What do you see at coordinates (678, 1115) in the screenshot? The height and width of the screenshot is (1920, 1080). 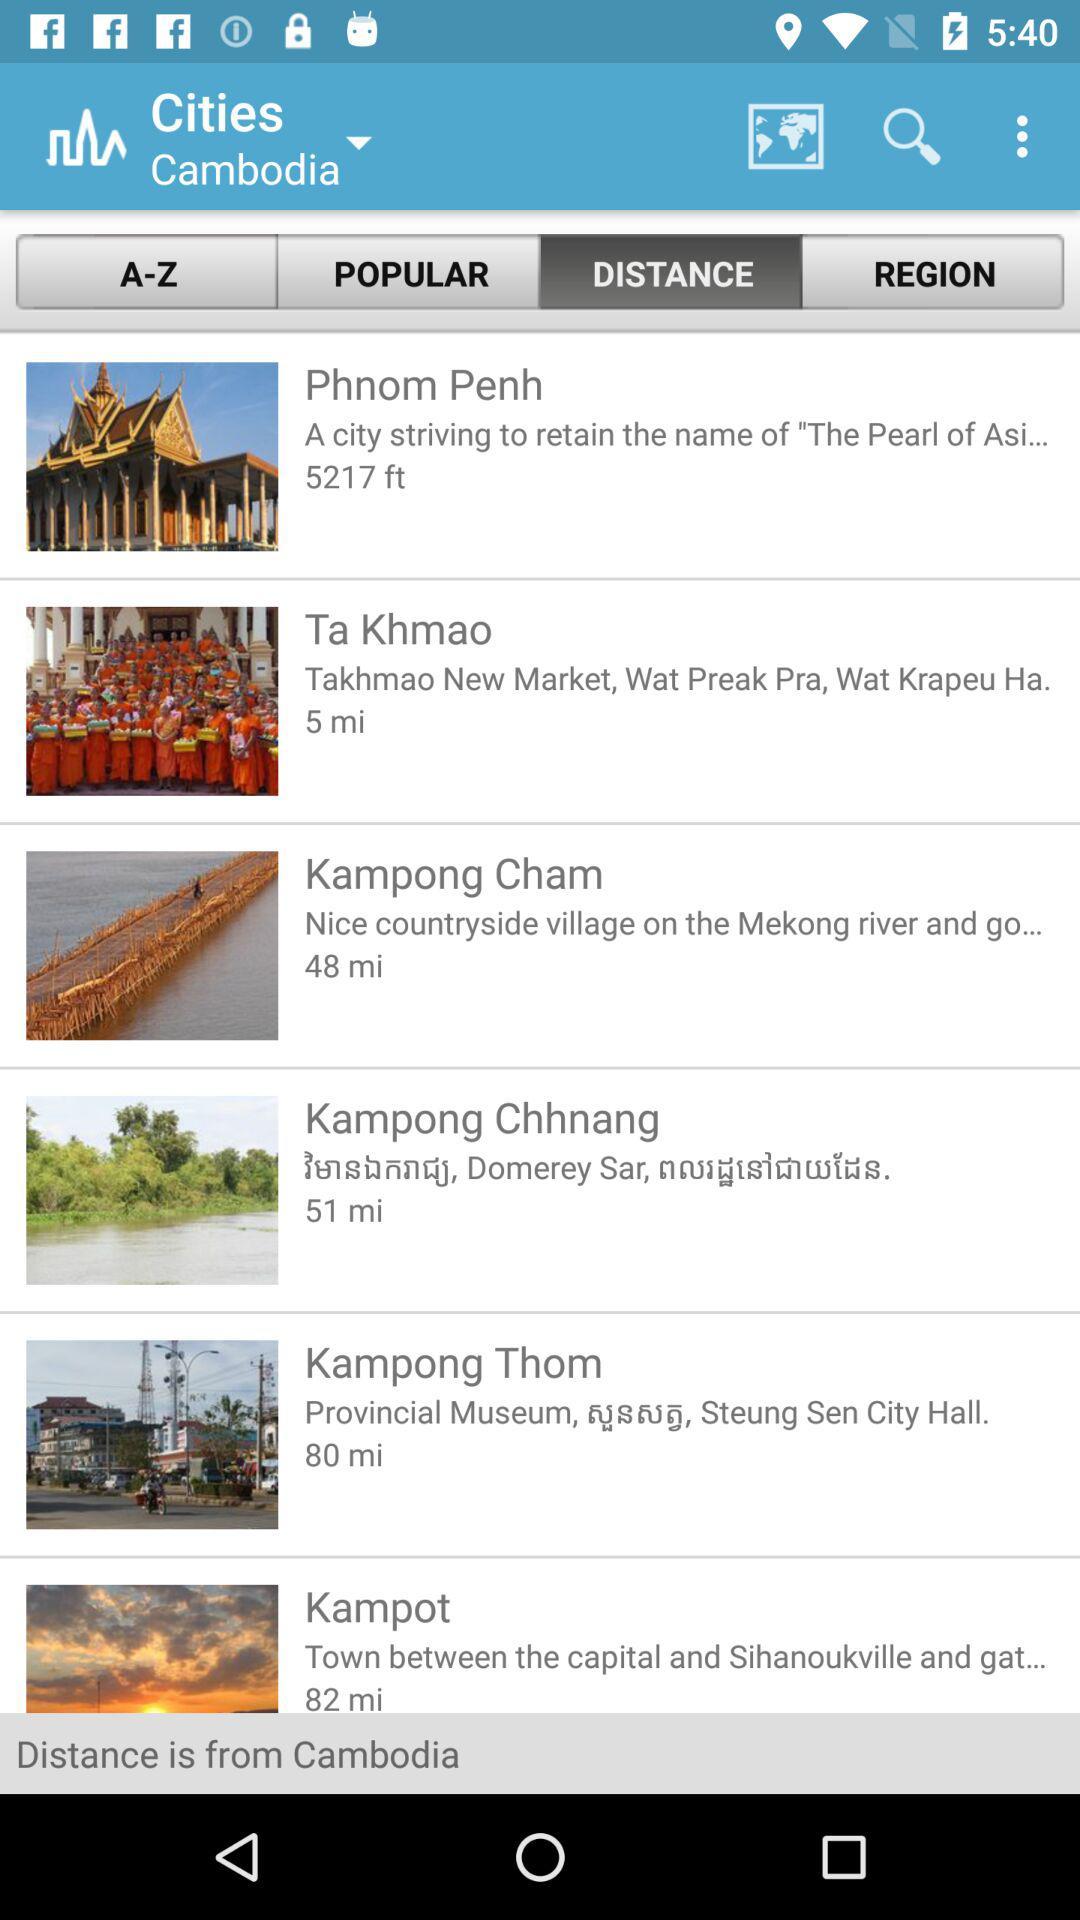 I see `the kampong chhnang` at bounding box center [678, 1115].